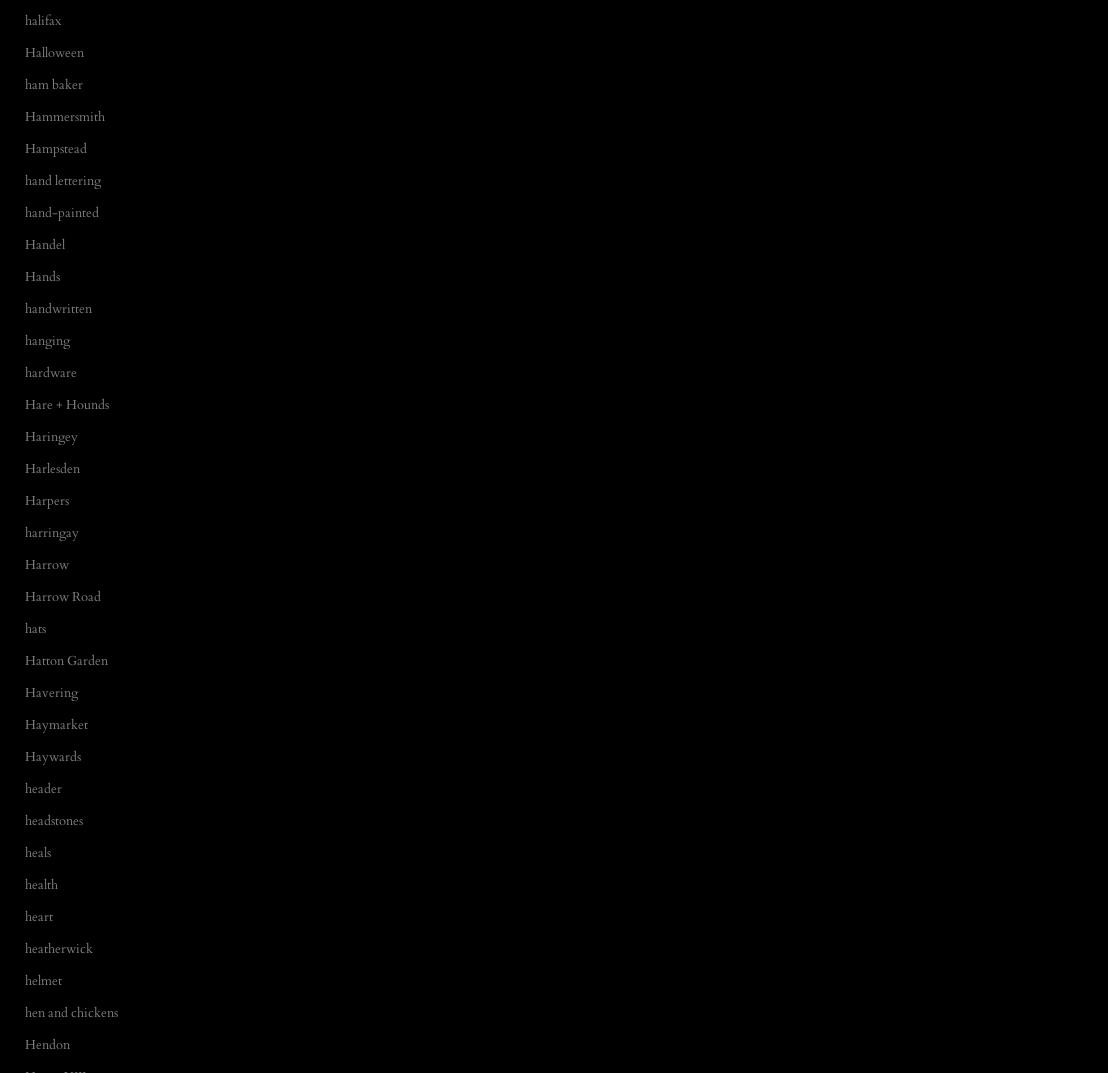 Image resolution: width=1108 pixels, height=1073 pixels. I want to click on 'Hare + Hounds', so click(66, 402).